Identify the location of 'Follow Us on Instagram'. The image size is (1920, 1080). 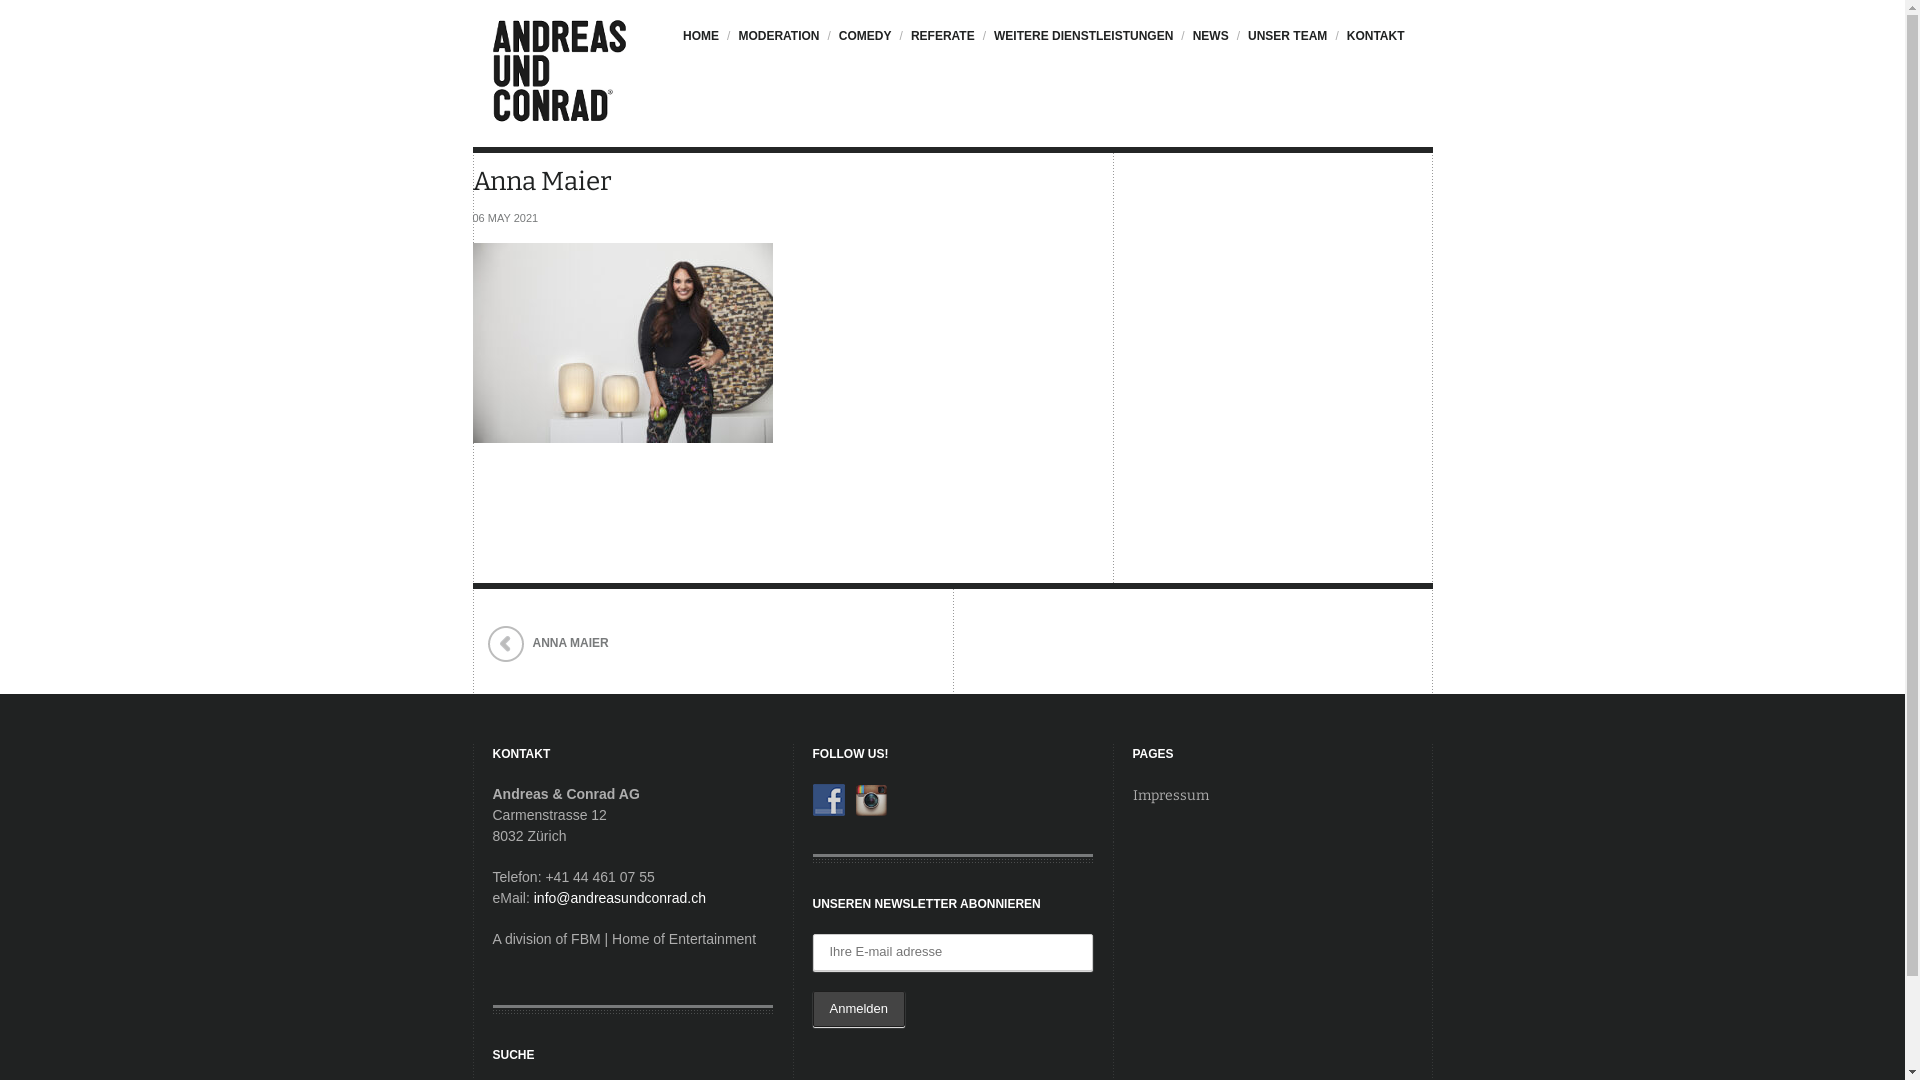
(869, 798).